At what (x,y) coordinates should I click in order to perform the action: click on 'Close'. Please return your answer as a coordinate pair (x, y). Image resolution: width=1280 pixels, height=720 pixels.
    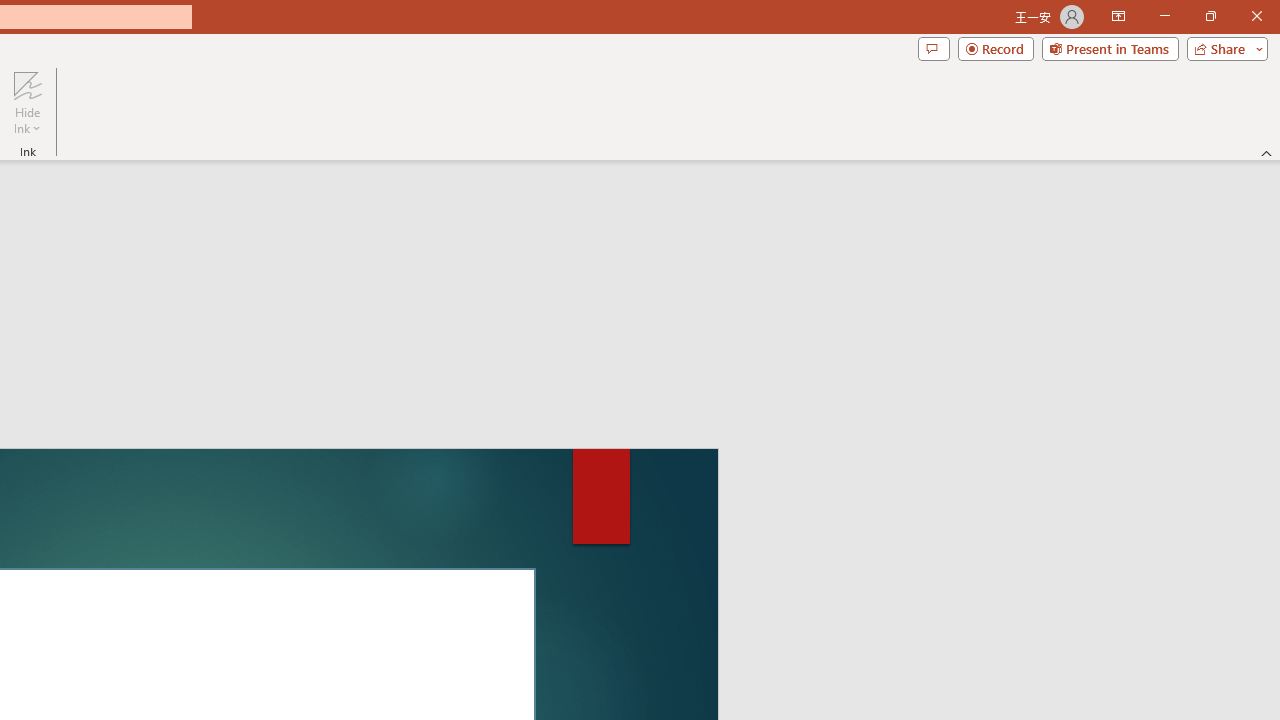
    Looking at the image, I should click on (1255, 16).